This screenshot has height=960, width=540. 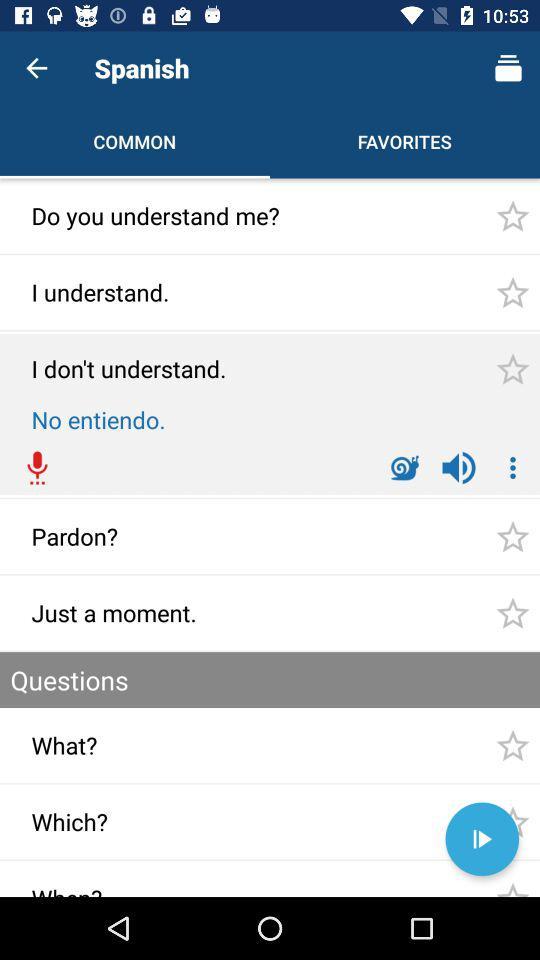 I want to click on the snail icon, so click(x=405, y=468).